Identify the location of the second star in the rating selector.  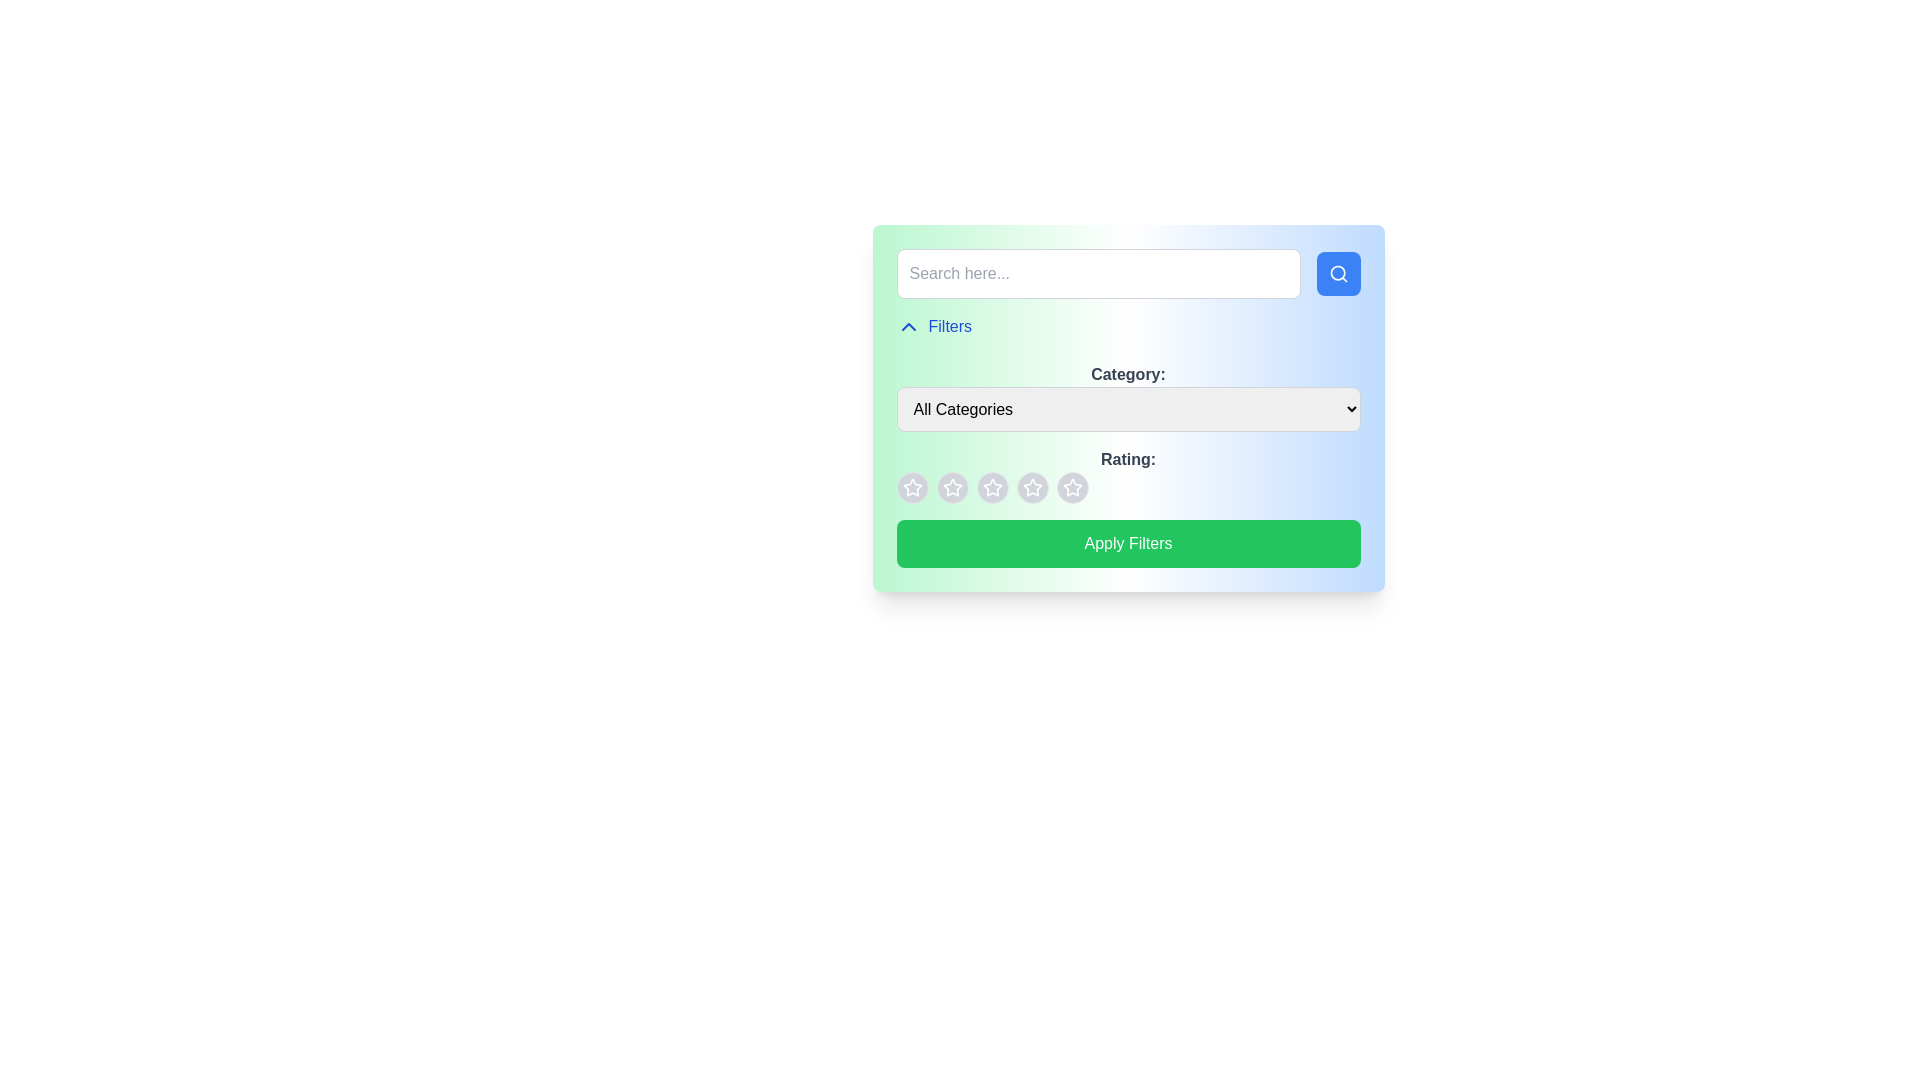
(992, 488).